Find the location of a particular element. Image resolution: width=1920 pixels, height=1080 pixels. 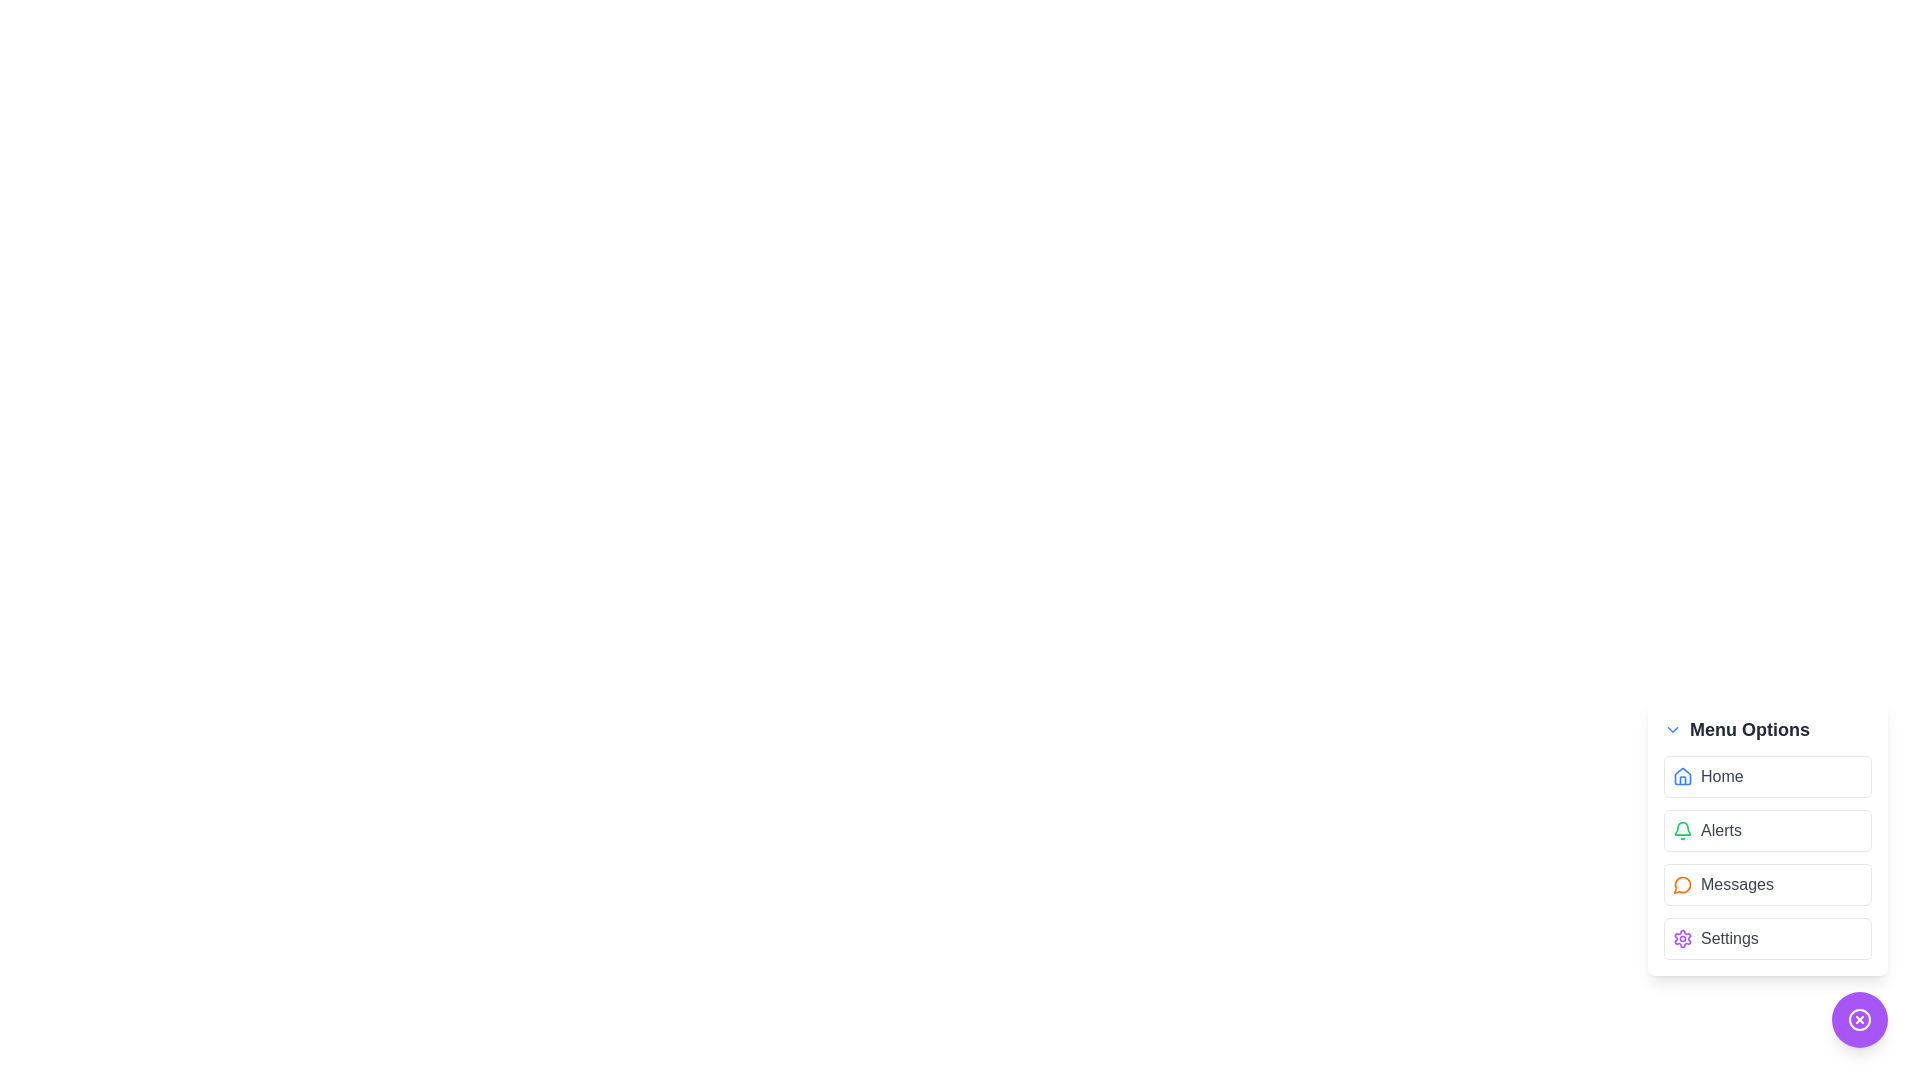

the 'Messages' button located in the vertical list menu titled 'Menu Options', which is the third option between 'Alerts' and 'Settings' is located at coordinates (1767, 883).